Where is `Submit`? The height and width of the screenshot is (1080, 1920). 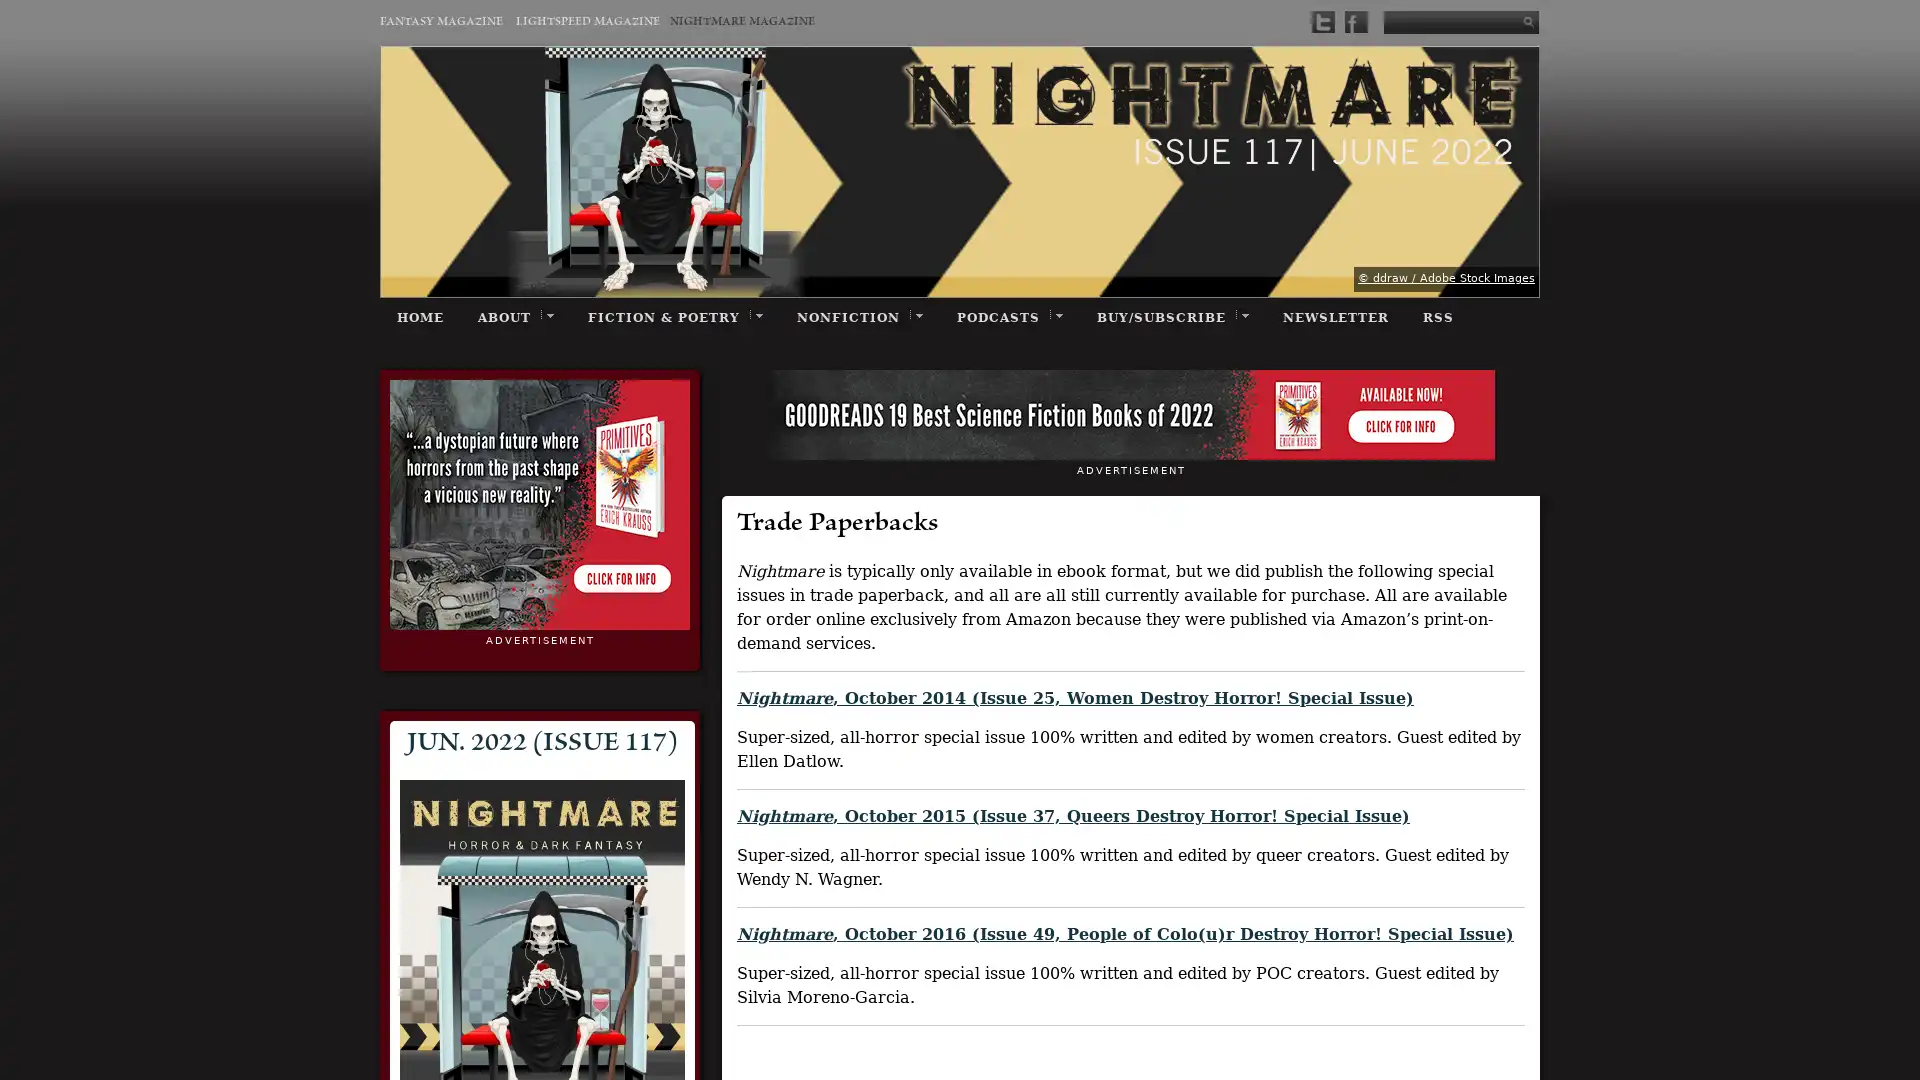
Submit is located at coordinates (1550, 21).